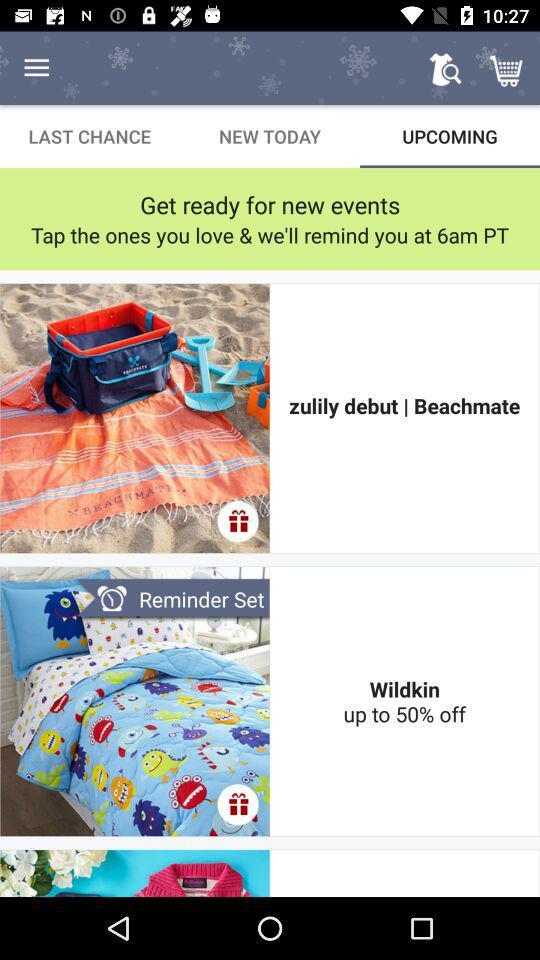 This screenshot has width=540, height=960. What do you see at coordinates (270, 204) in the screenshot?
I see `get ready for item` at bounding box center [270, 204].